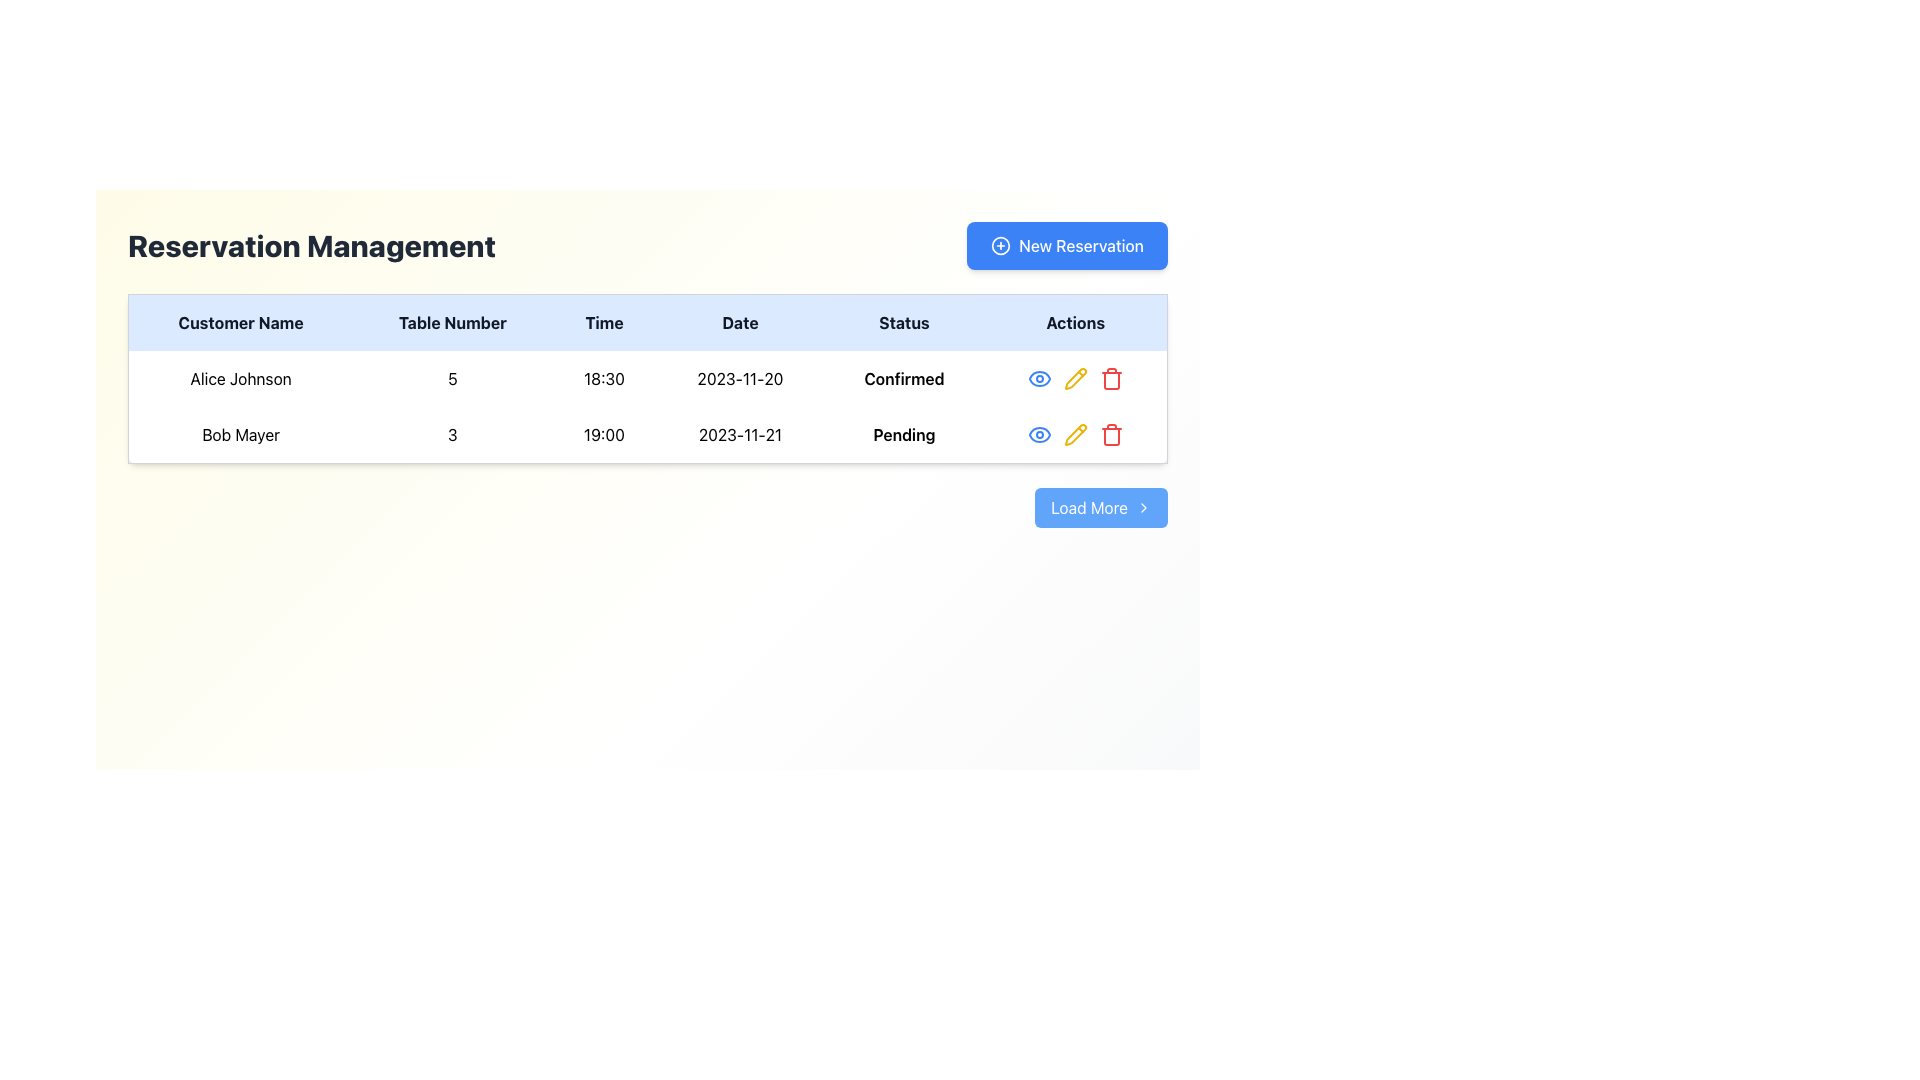 The image size is (1920, 1080). What do you see at coordinates (311, 245) in the screenshot?
I see `the bold, large text label reading 'Reservation Management' located in the upper-left corner of the interface` at bounding box center [311, 245].